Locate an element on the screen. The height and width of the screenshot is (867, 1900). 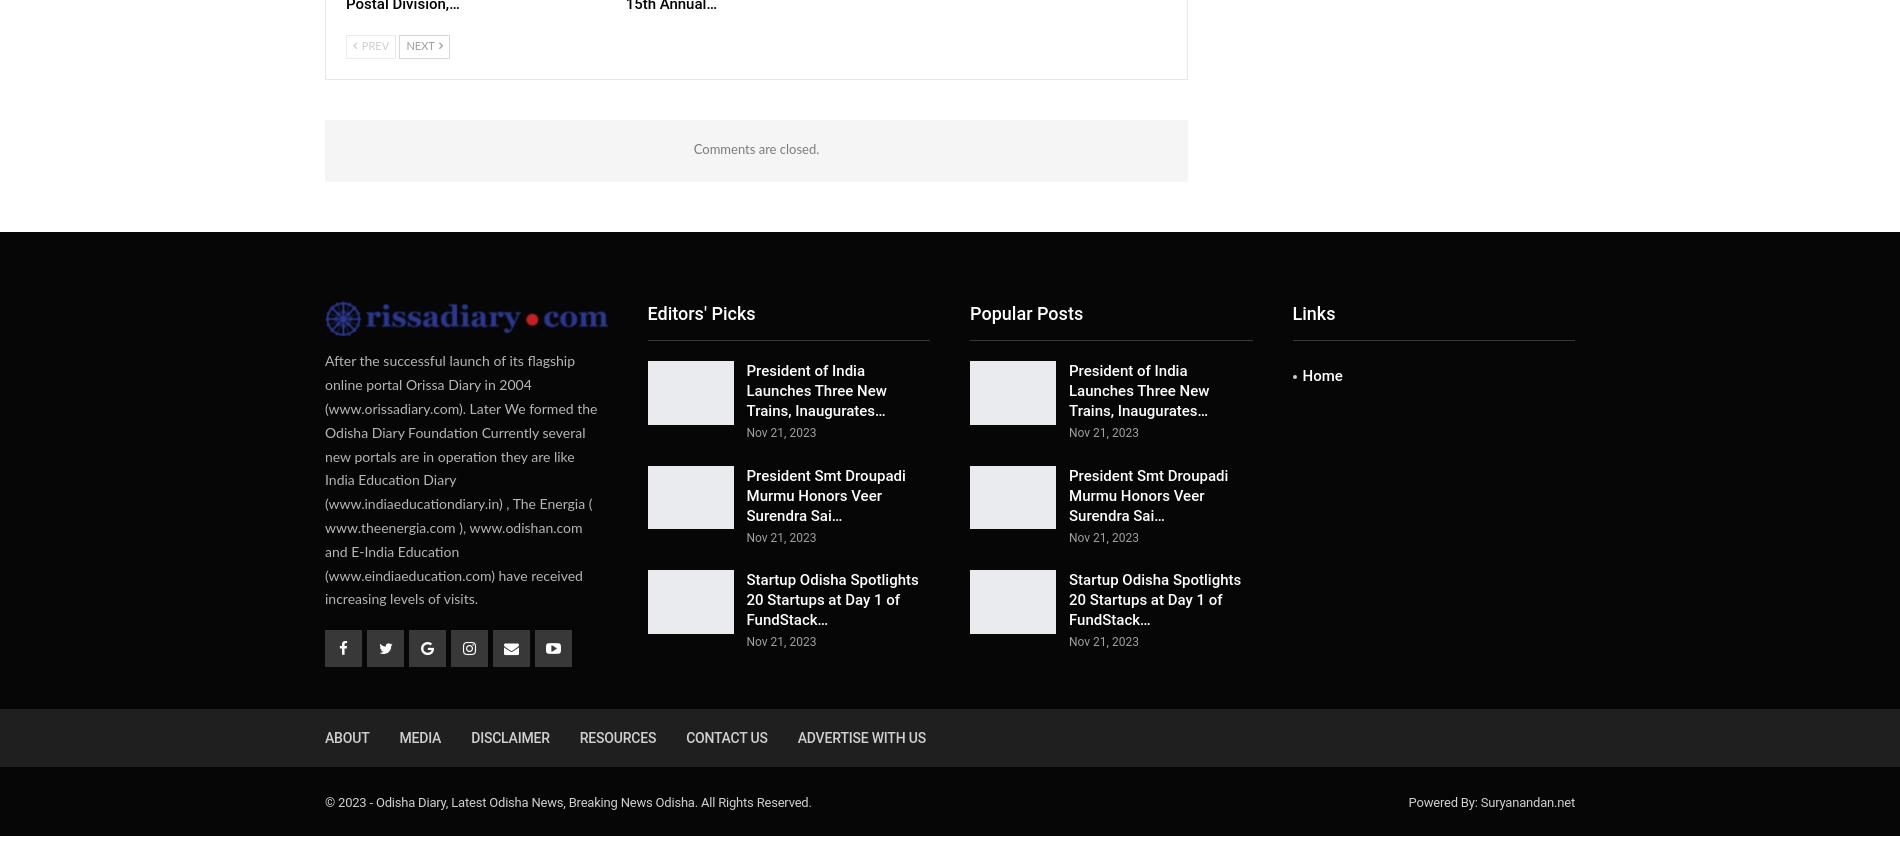
'Disclaimer' is located at coordinates (509, 736).